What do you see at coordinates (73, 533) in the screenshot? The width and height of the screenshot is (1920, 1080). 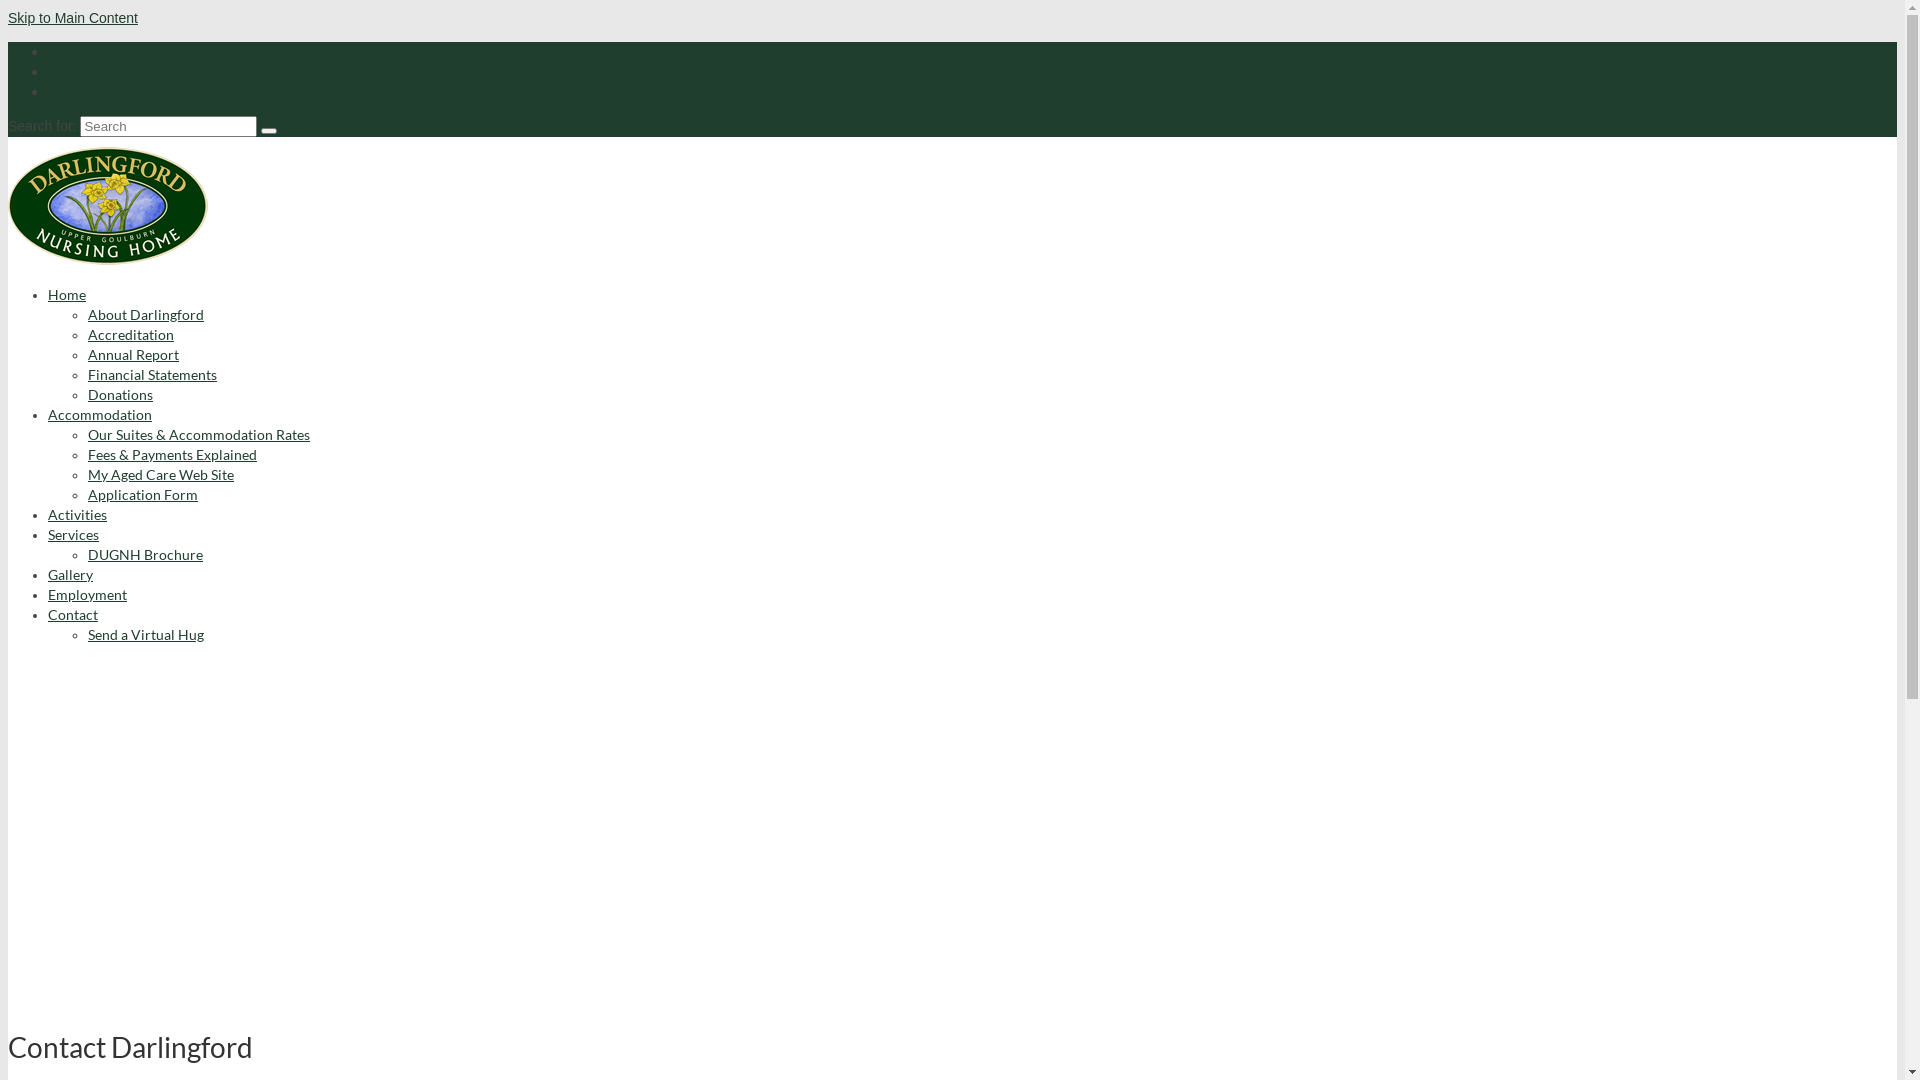 I see `'Services'` at bounding box center [73, 533].